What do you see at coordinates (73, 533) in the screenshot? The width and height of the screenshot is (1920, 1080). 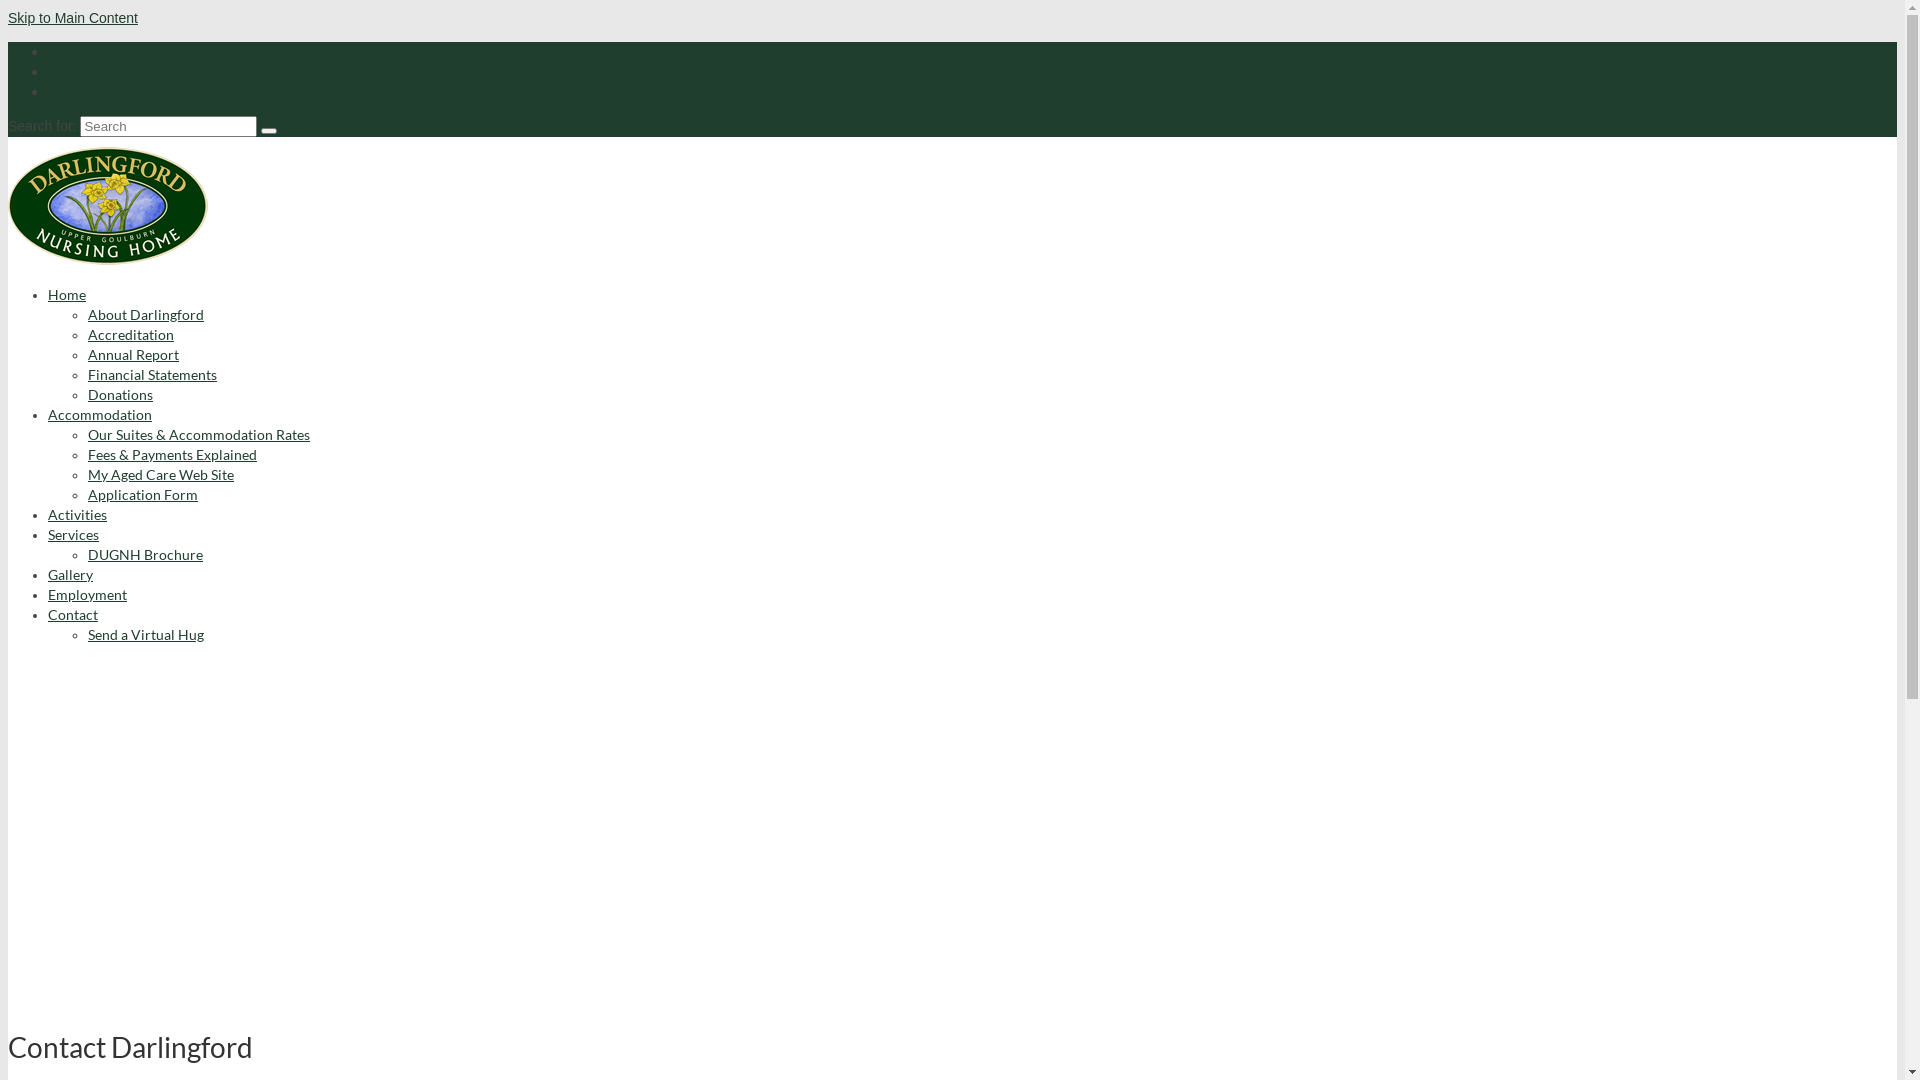 I see `'Services'` at bounding box center [73, 533].